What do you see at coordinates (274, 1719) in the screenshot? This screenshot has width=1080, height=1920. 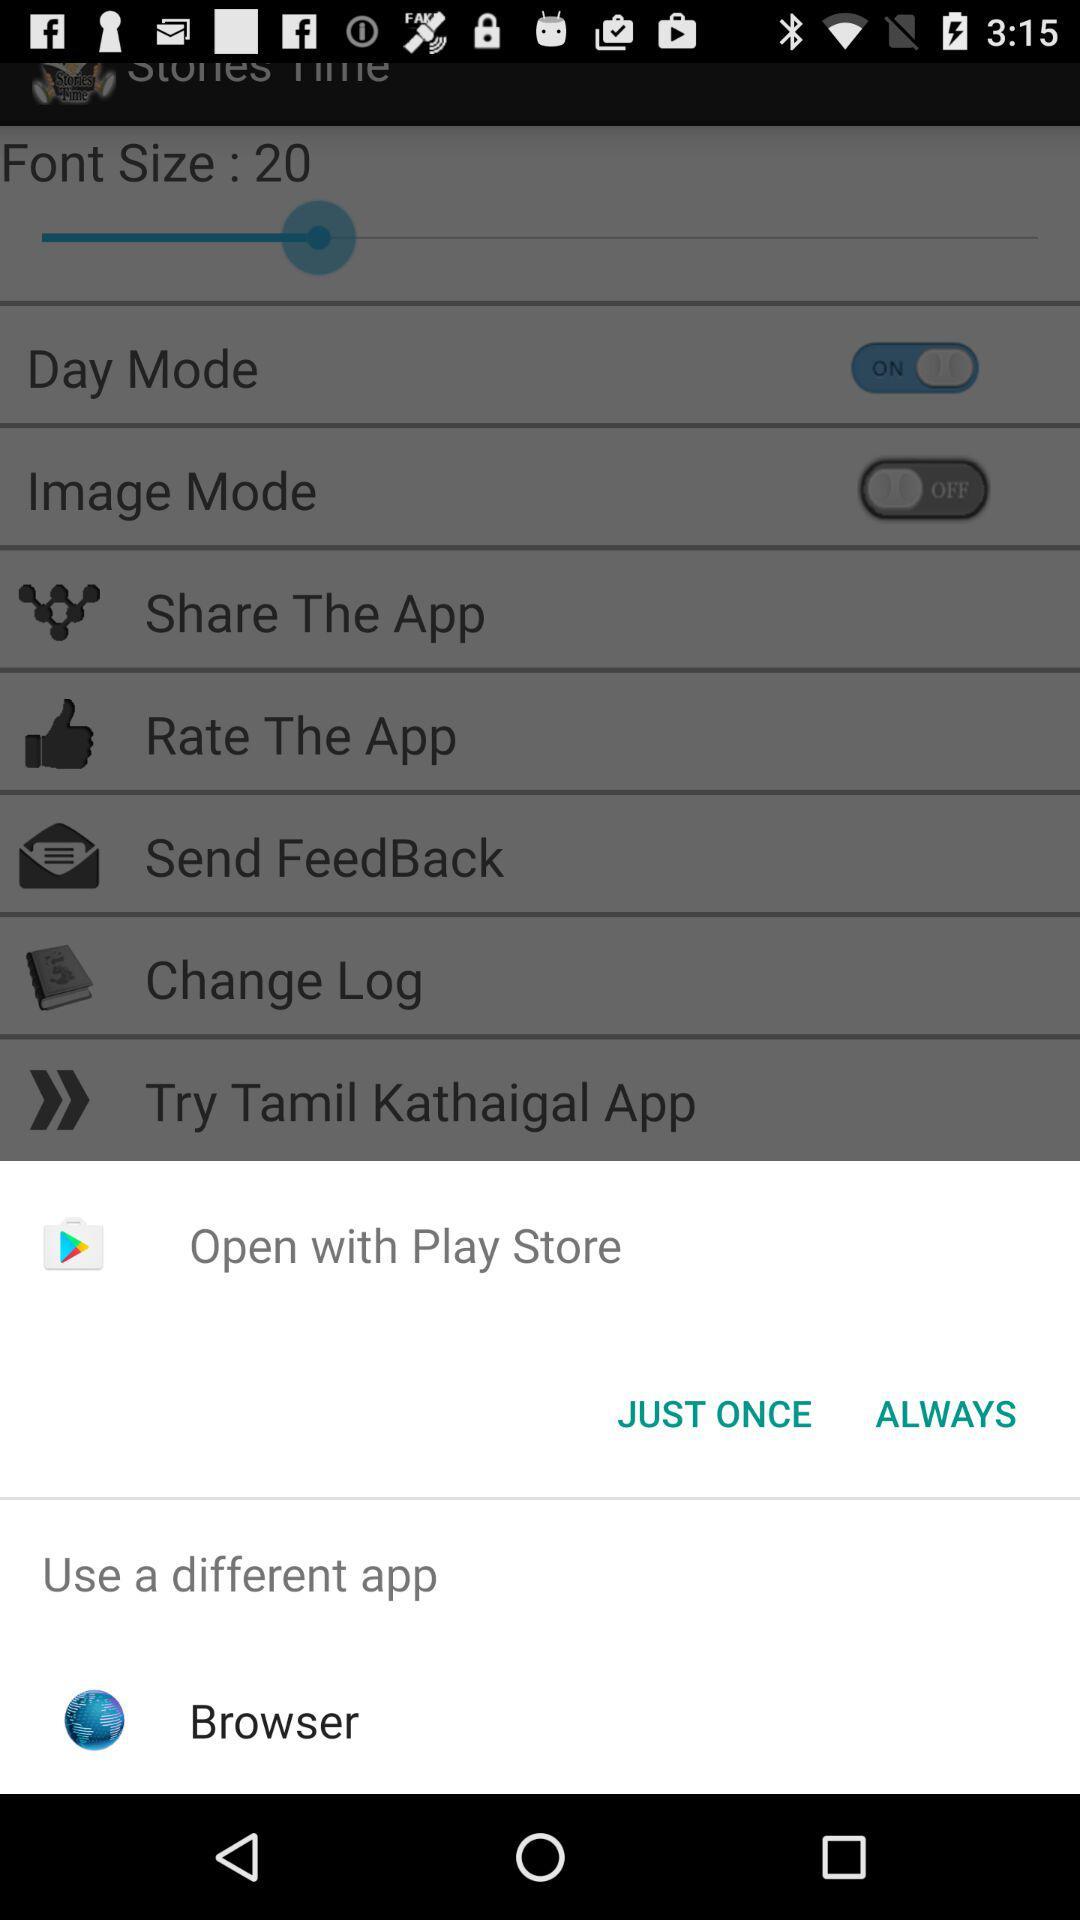 I see `the item below use a different` at bounding box center [274, 1719].